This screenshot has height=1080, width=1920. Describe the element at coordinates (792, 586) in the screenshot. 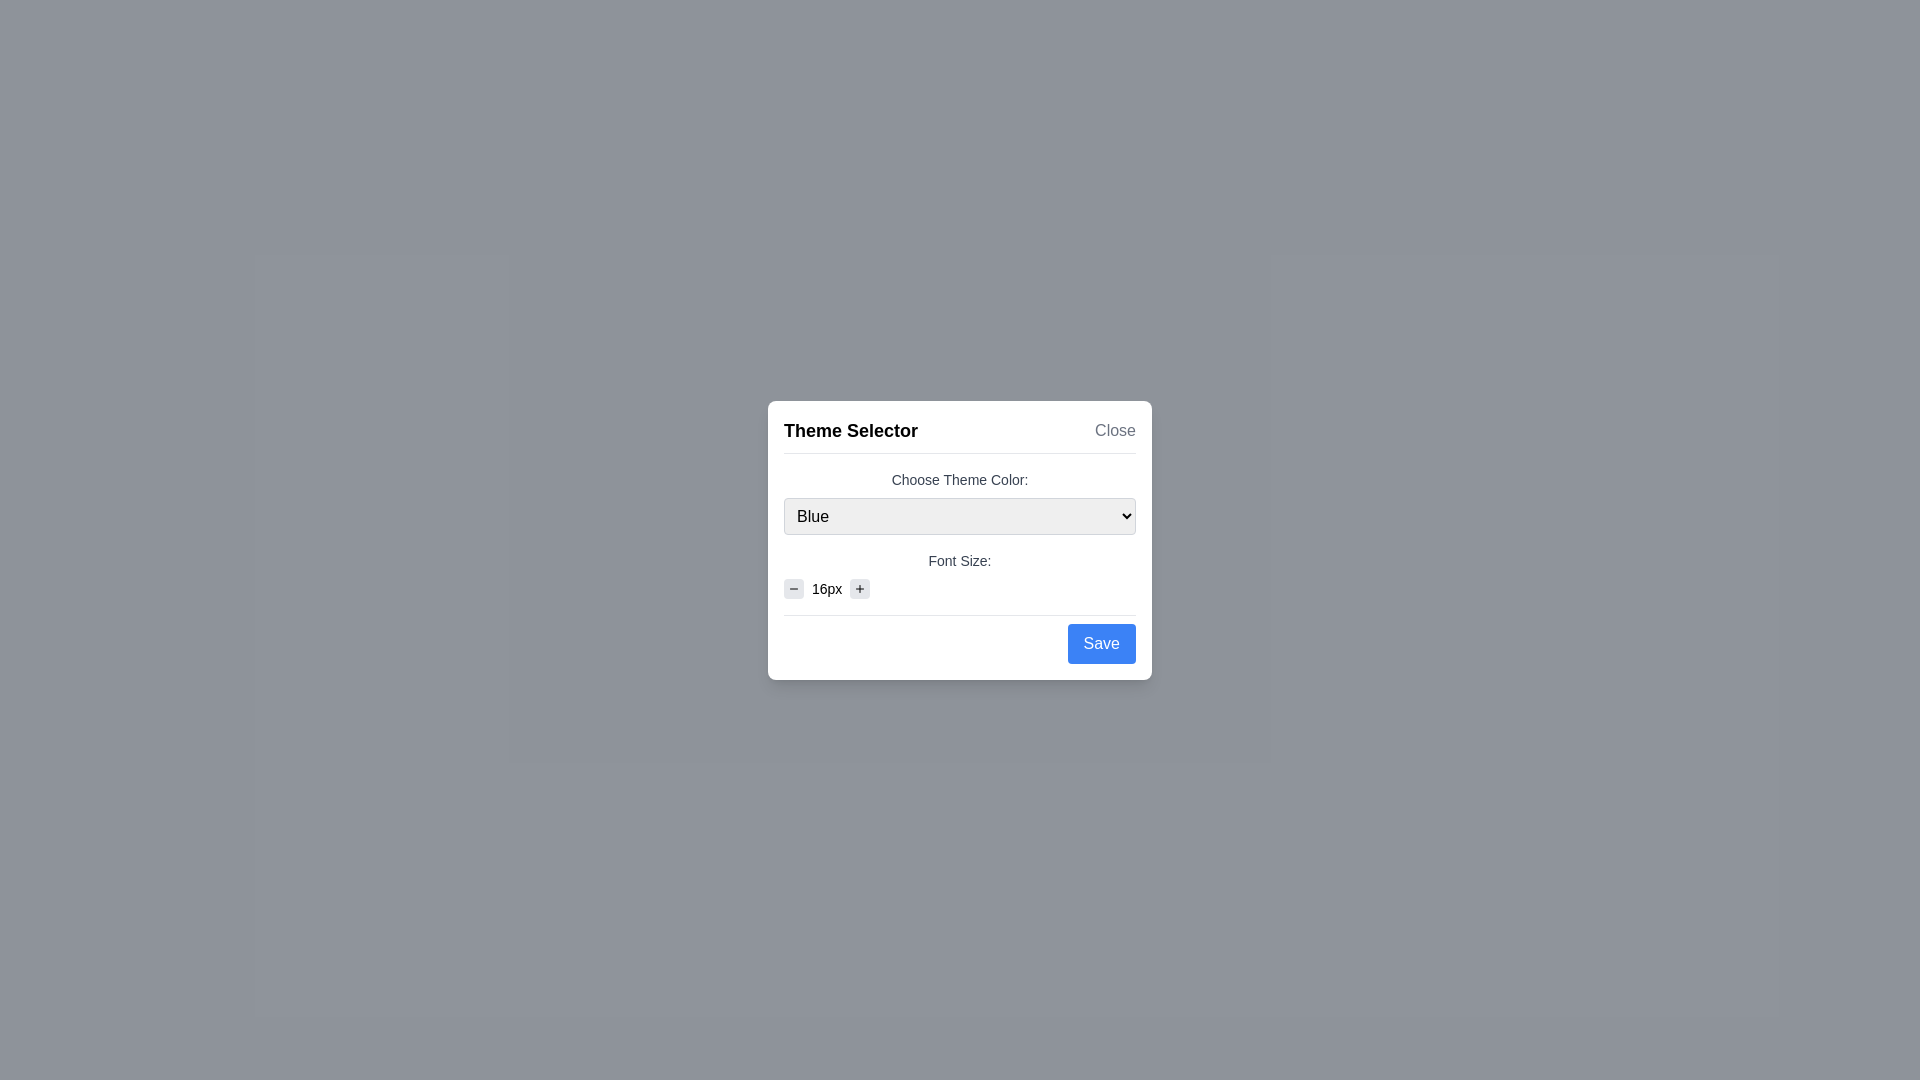

I see `the circular gray button with a minus icon, located to the left of the '16px' label in the 'Font Size' adjustment section, to decrease the font size` at that location.